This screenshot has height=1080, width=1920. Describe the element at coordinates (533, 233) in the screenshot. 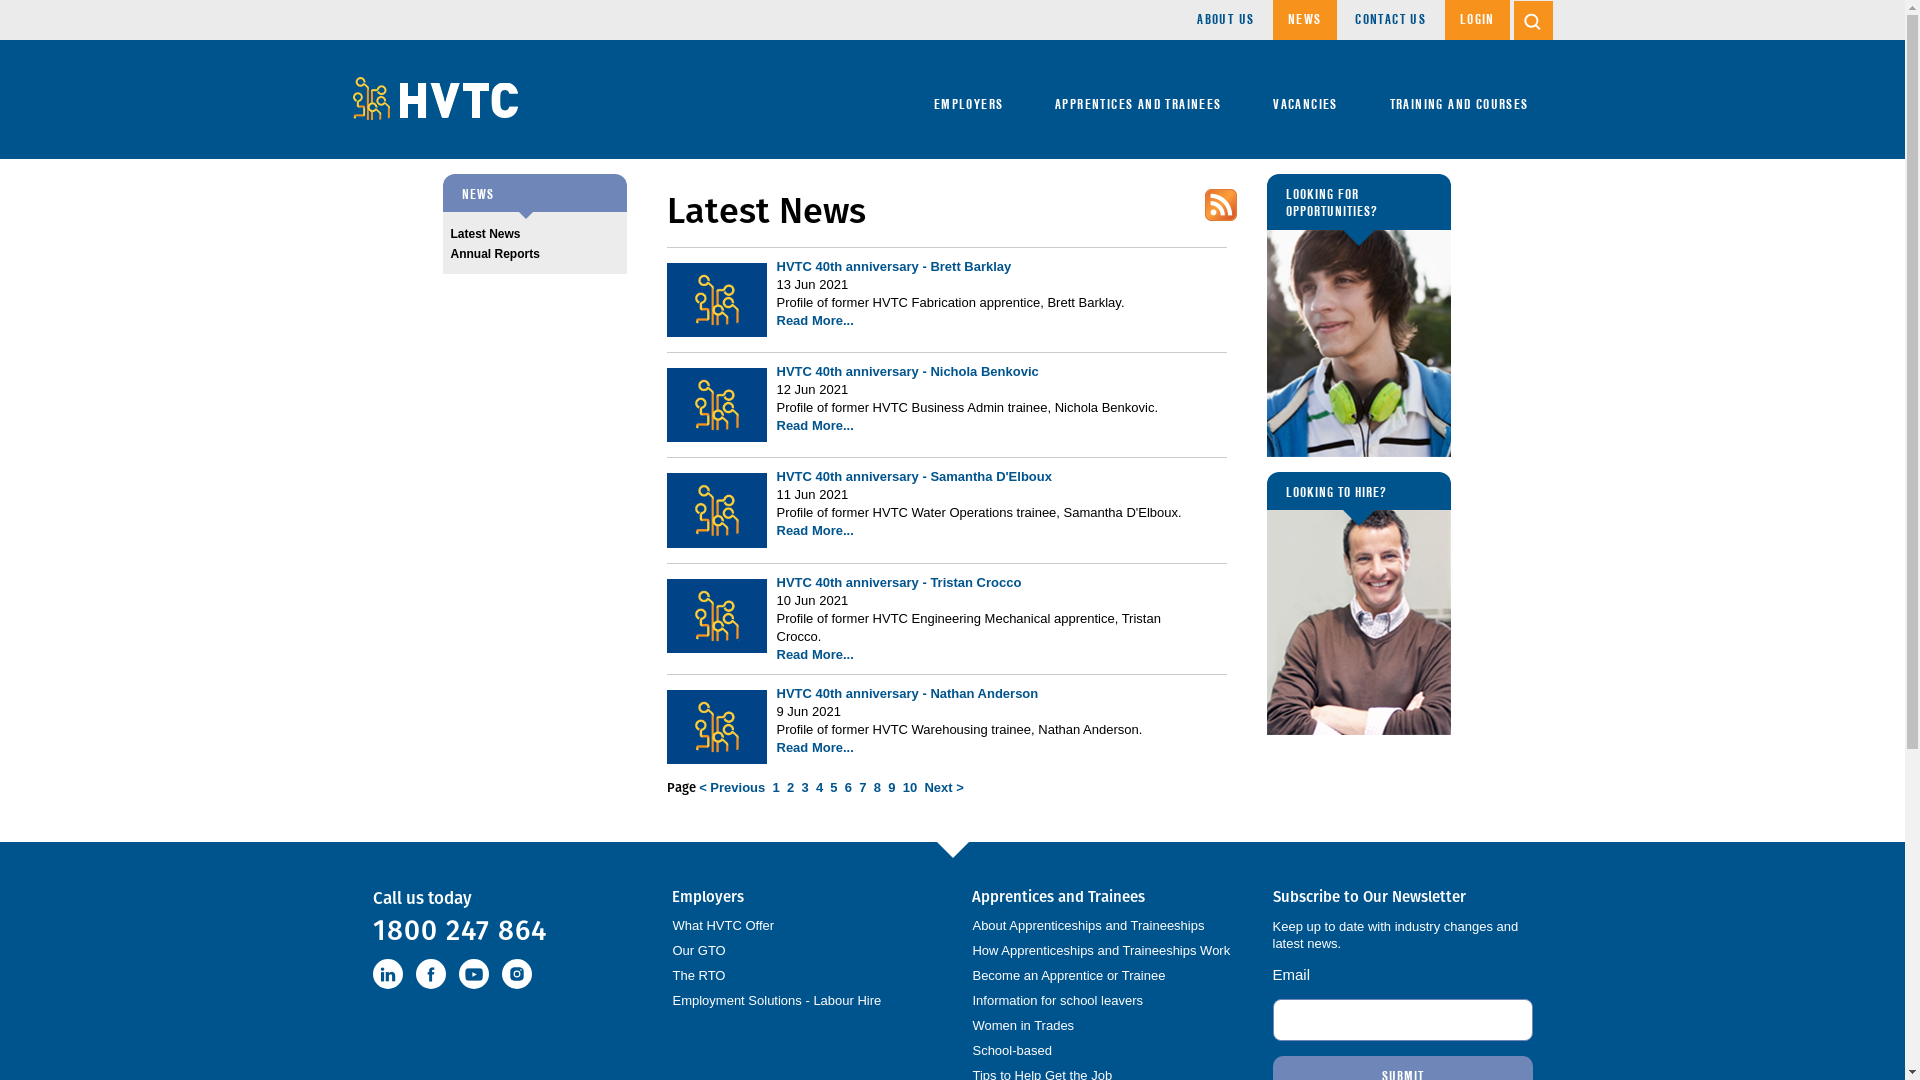

I see `'Latest News'` at that location.